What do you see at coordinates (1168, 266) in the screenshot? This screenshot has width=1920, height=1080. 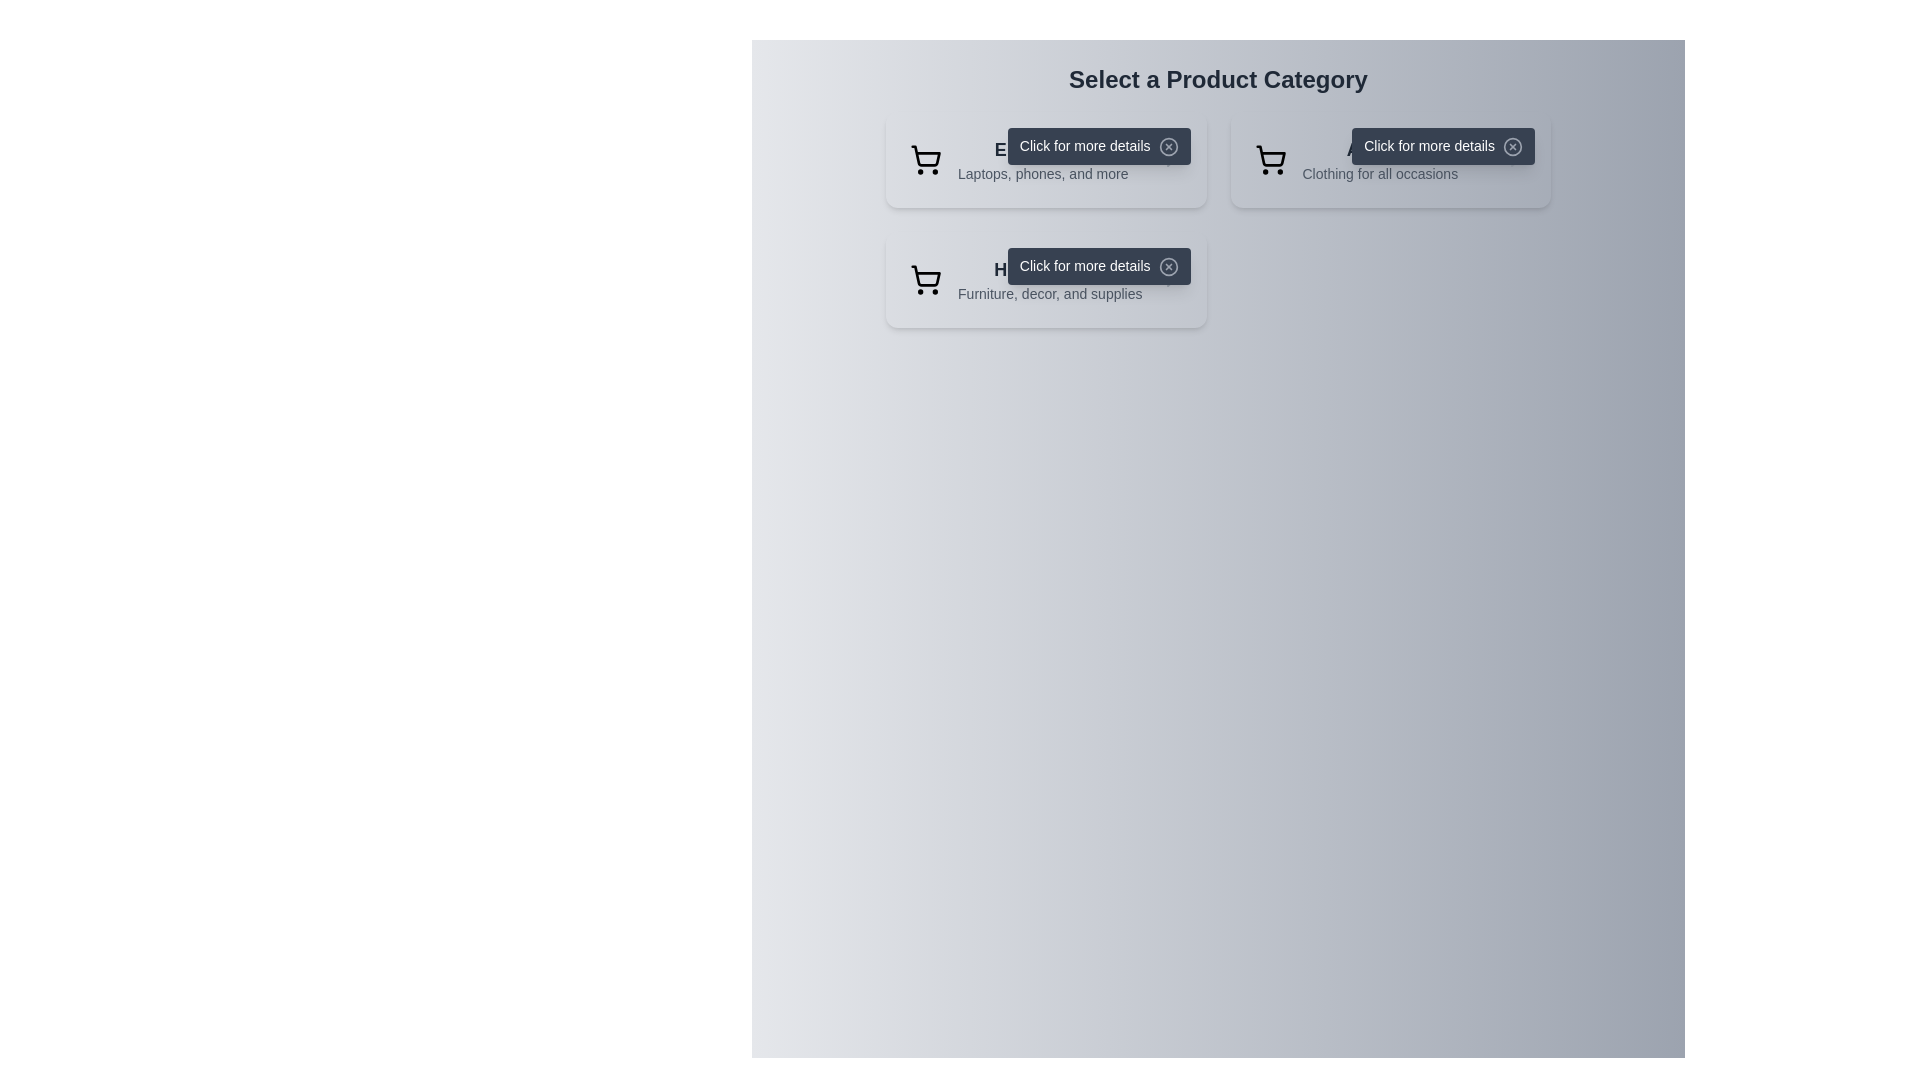 I see `the circular icon with an 'x' mark inside, located in the top-right section of the tooltip titled 'Click for more details.'` at bounding box center [1168, 266].